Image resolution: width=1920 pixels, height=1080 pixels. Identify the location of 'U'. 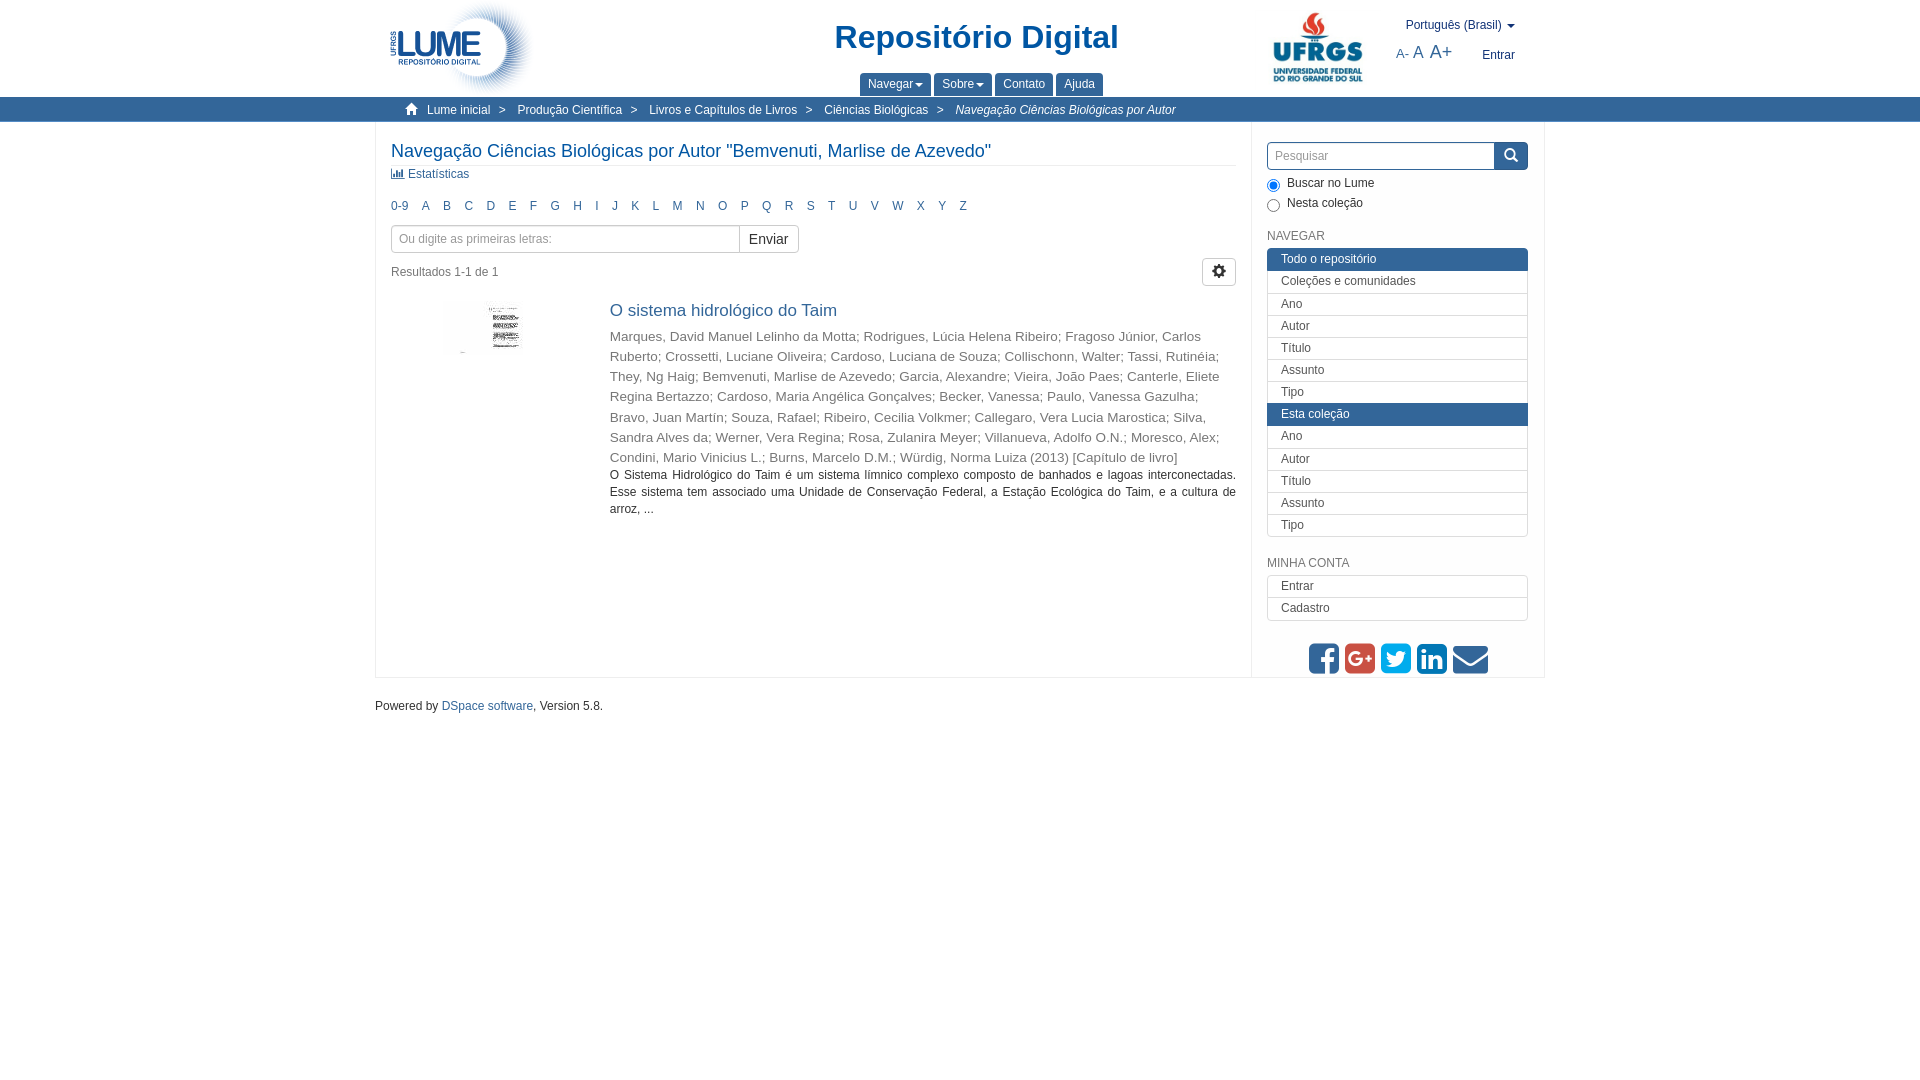
(853, 205).